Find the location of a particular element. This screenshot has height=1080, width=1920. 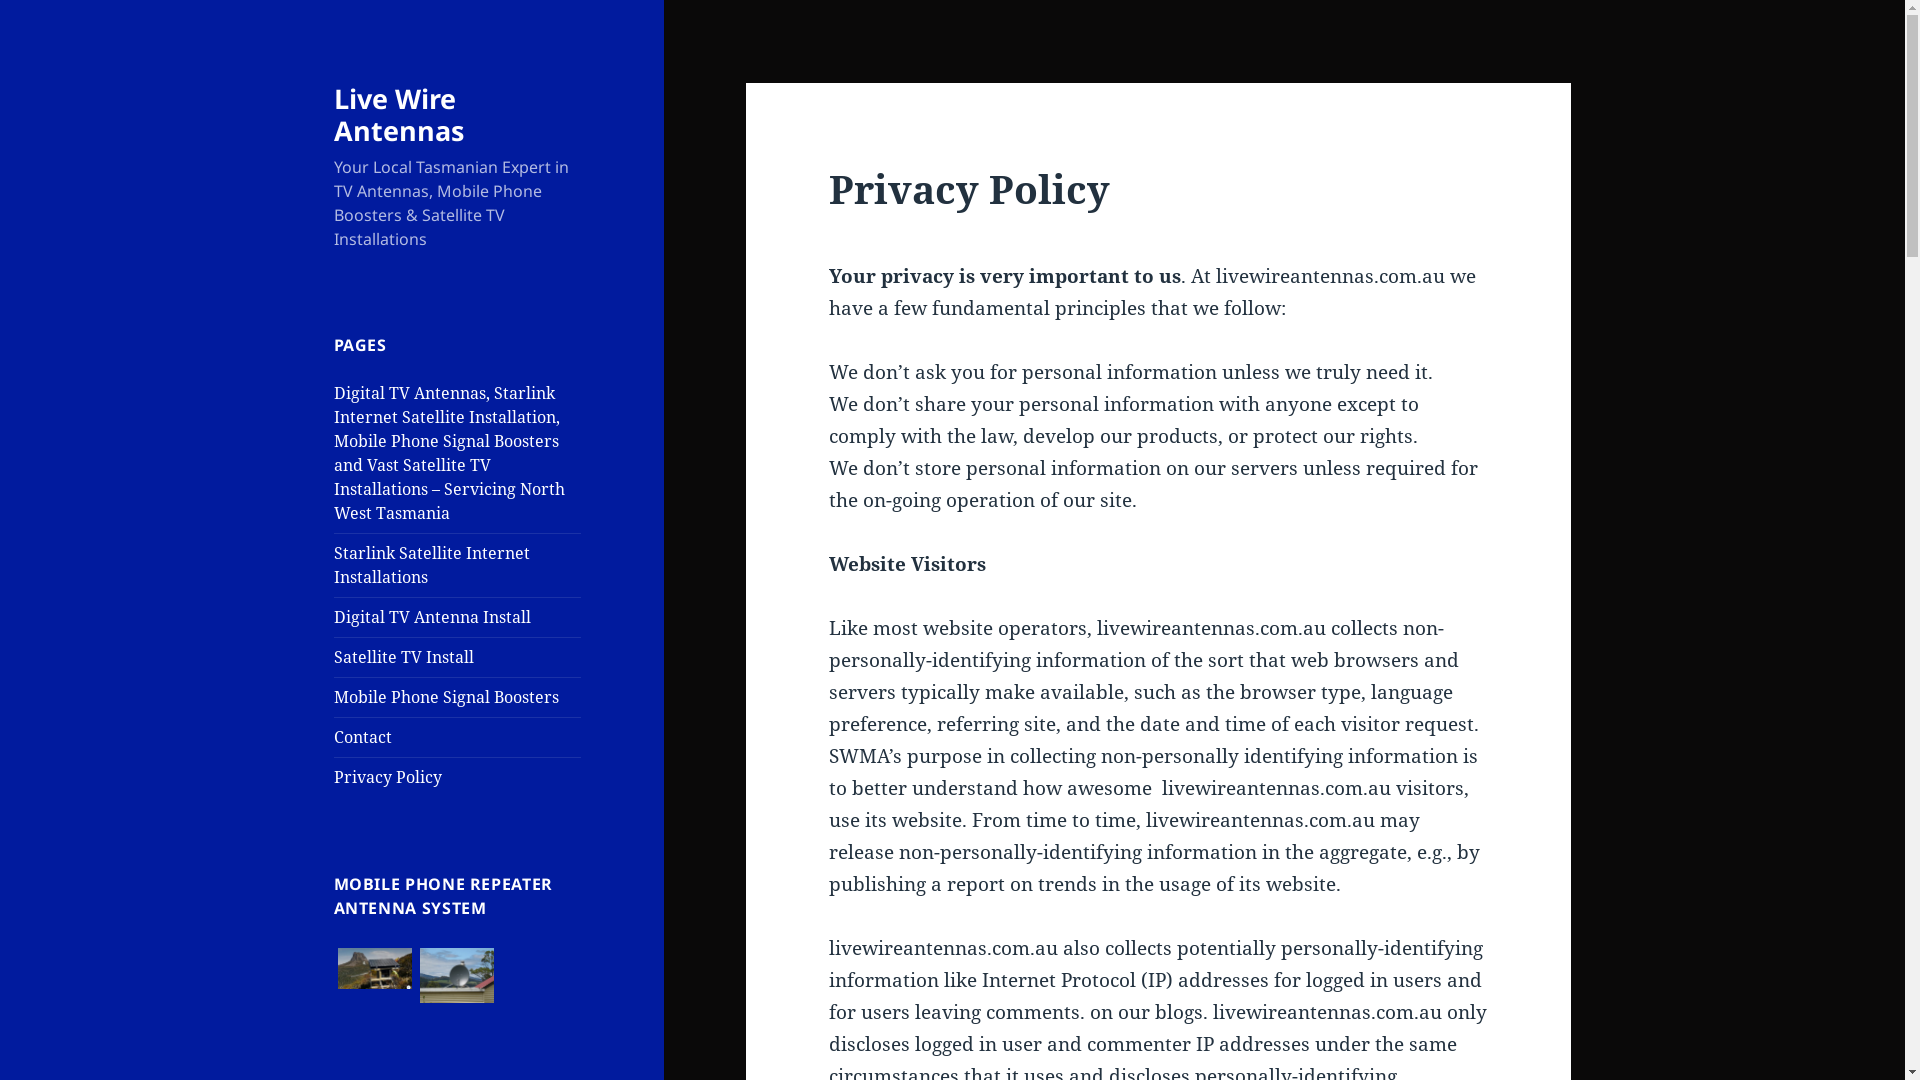

'Privacy Policy' is located at coordinates (388, 775).